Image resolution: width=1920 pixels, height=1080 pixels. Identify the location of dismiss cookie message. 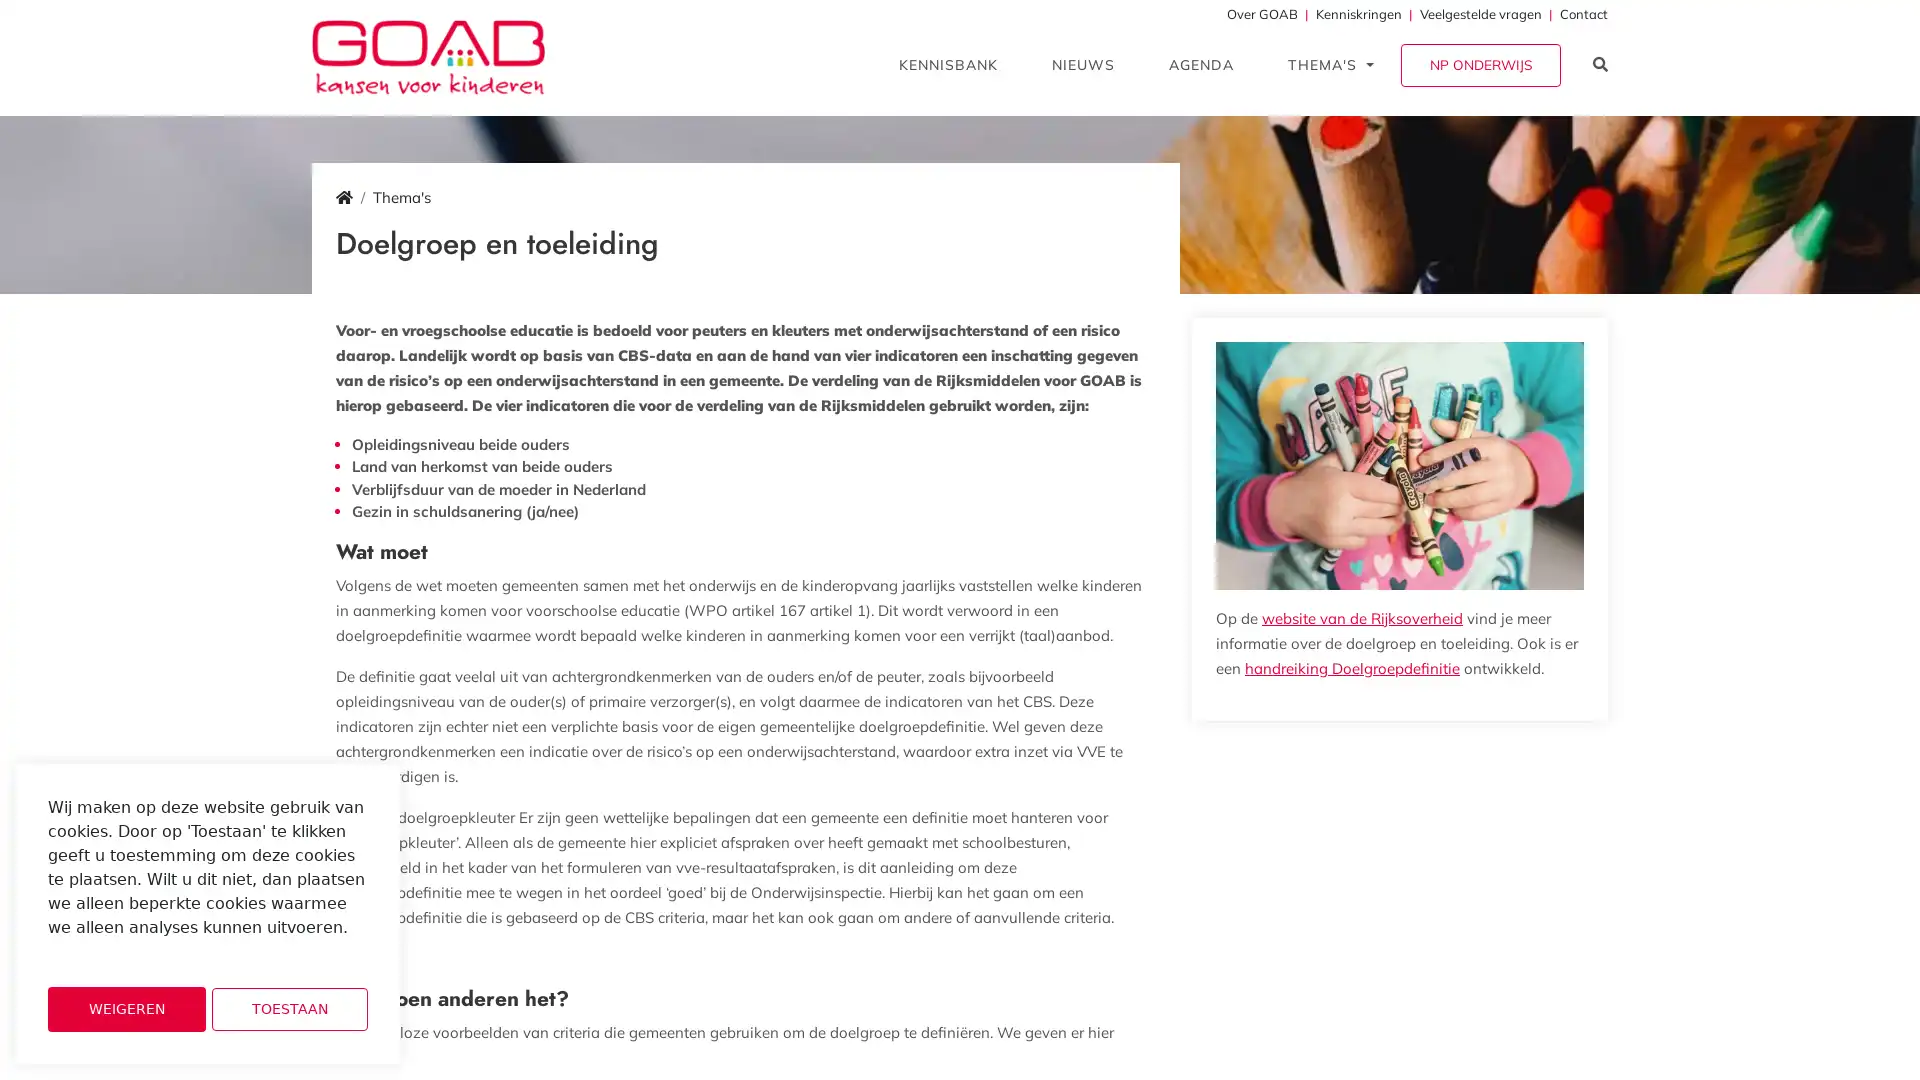
(125, 1009).